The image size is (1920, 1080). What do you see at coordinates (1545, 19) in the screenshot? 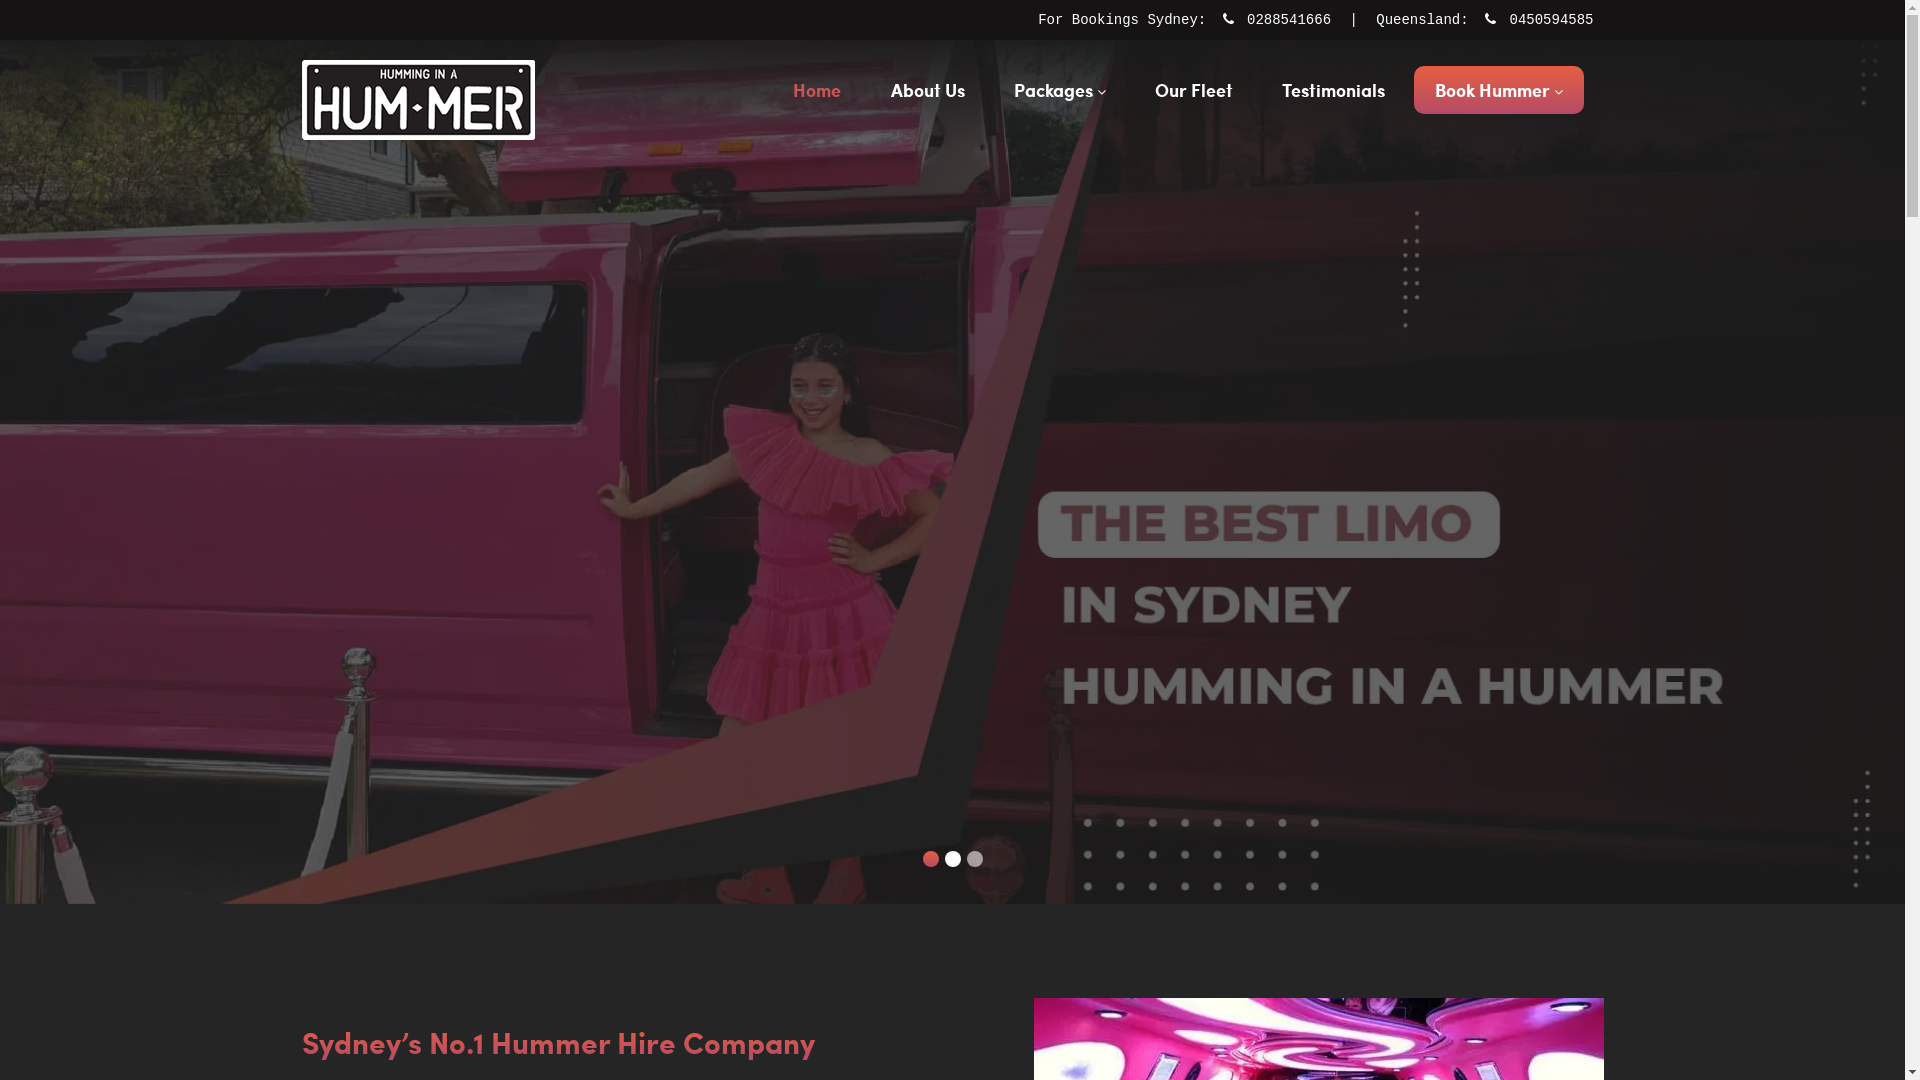
I see `'0450594585'` at bounding box center [1545, 19].